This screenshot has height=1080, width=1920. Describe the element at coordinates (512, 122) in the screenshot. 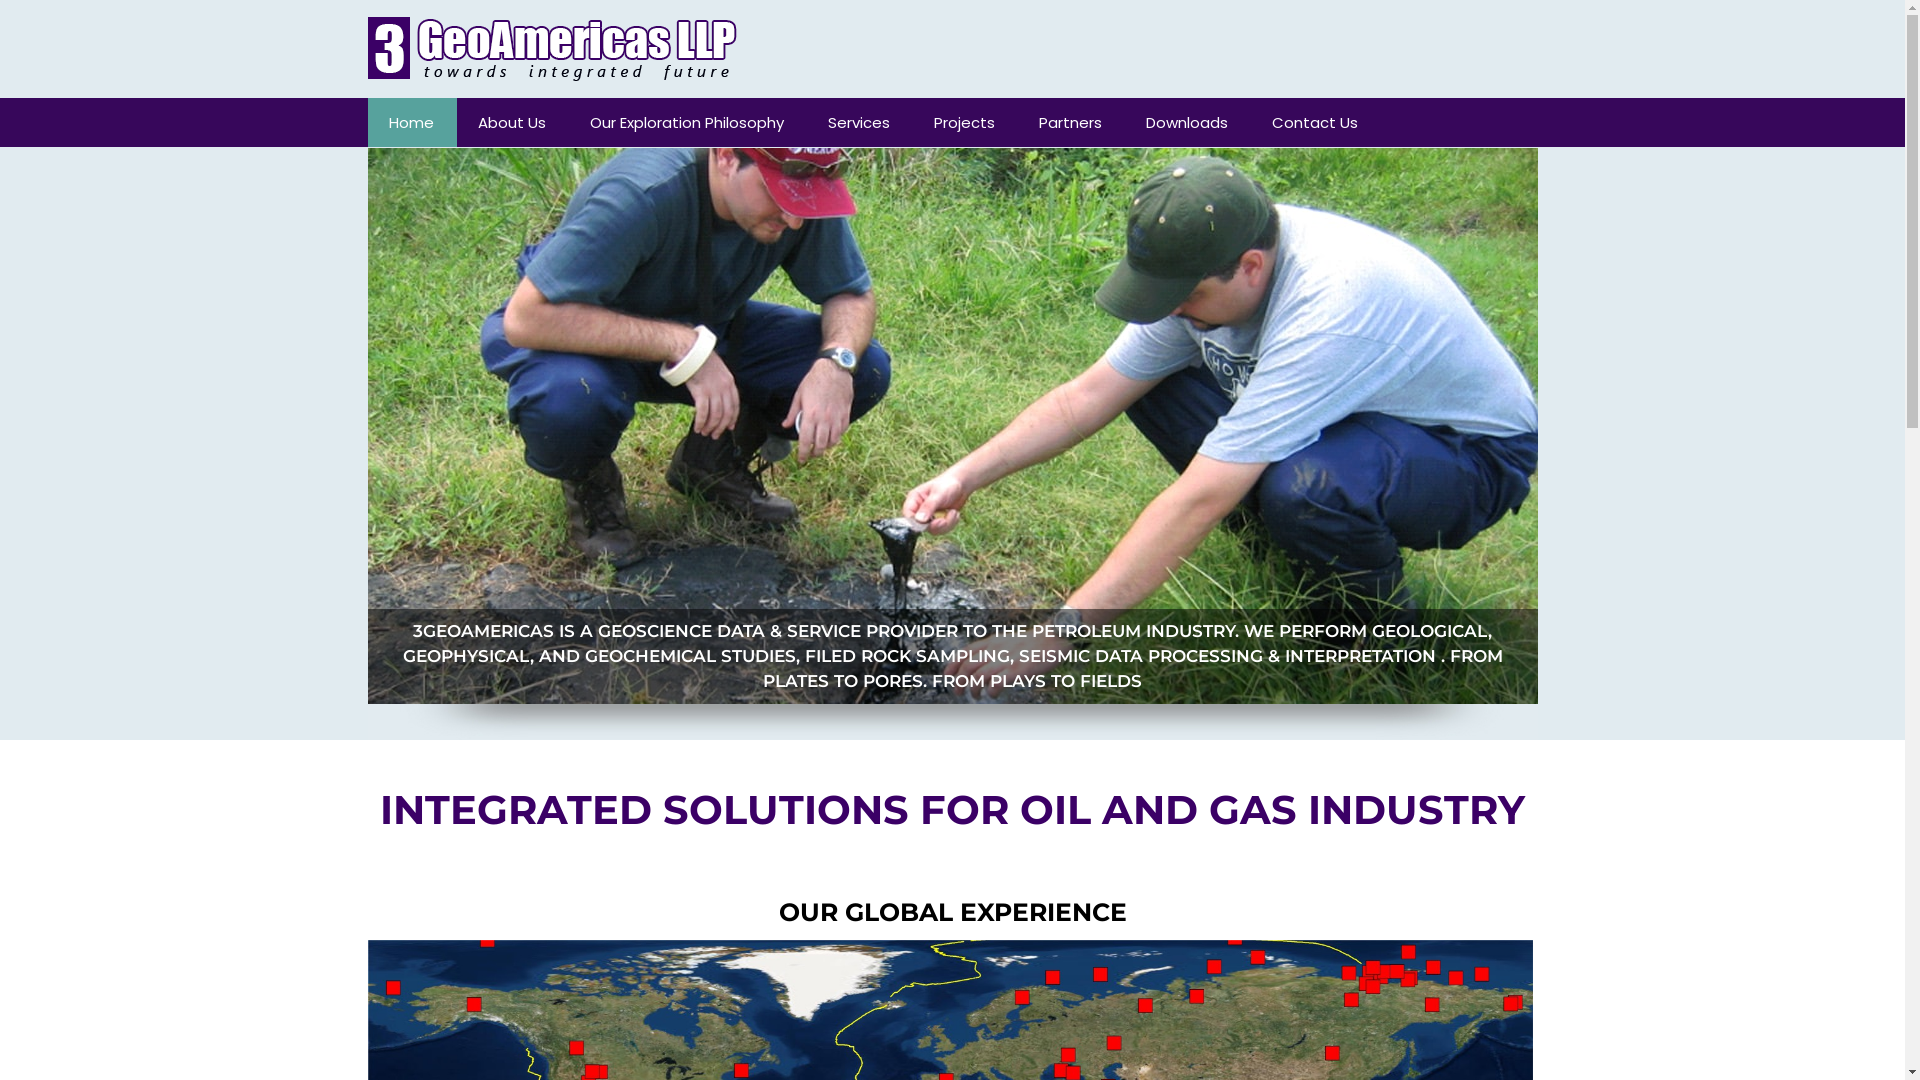

I see `'About Us'` at that location.